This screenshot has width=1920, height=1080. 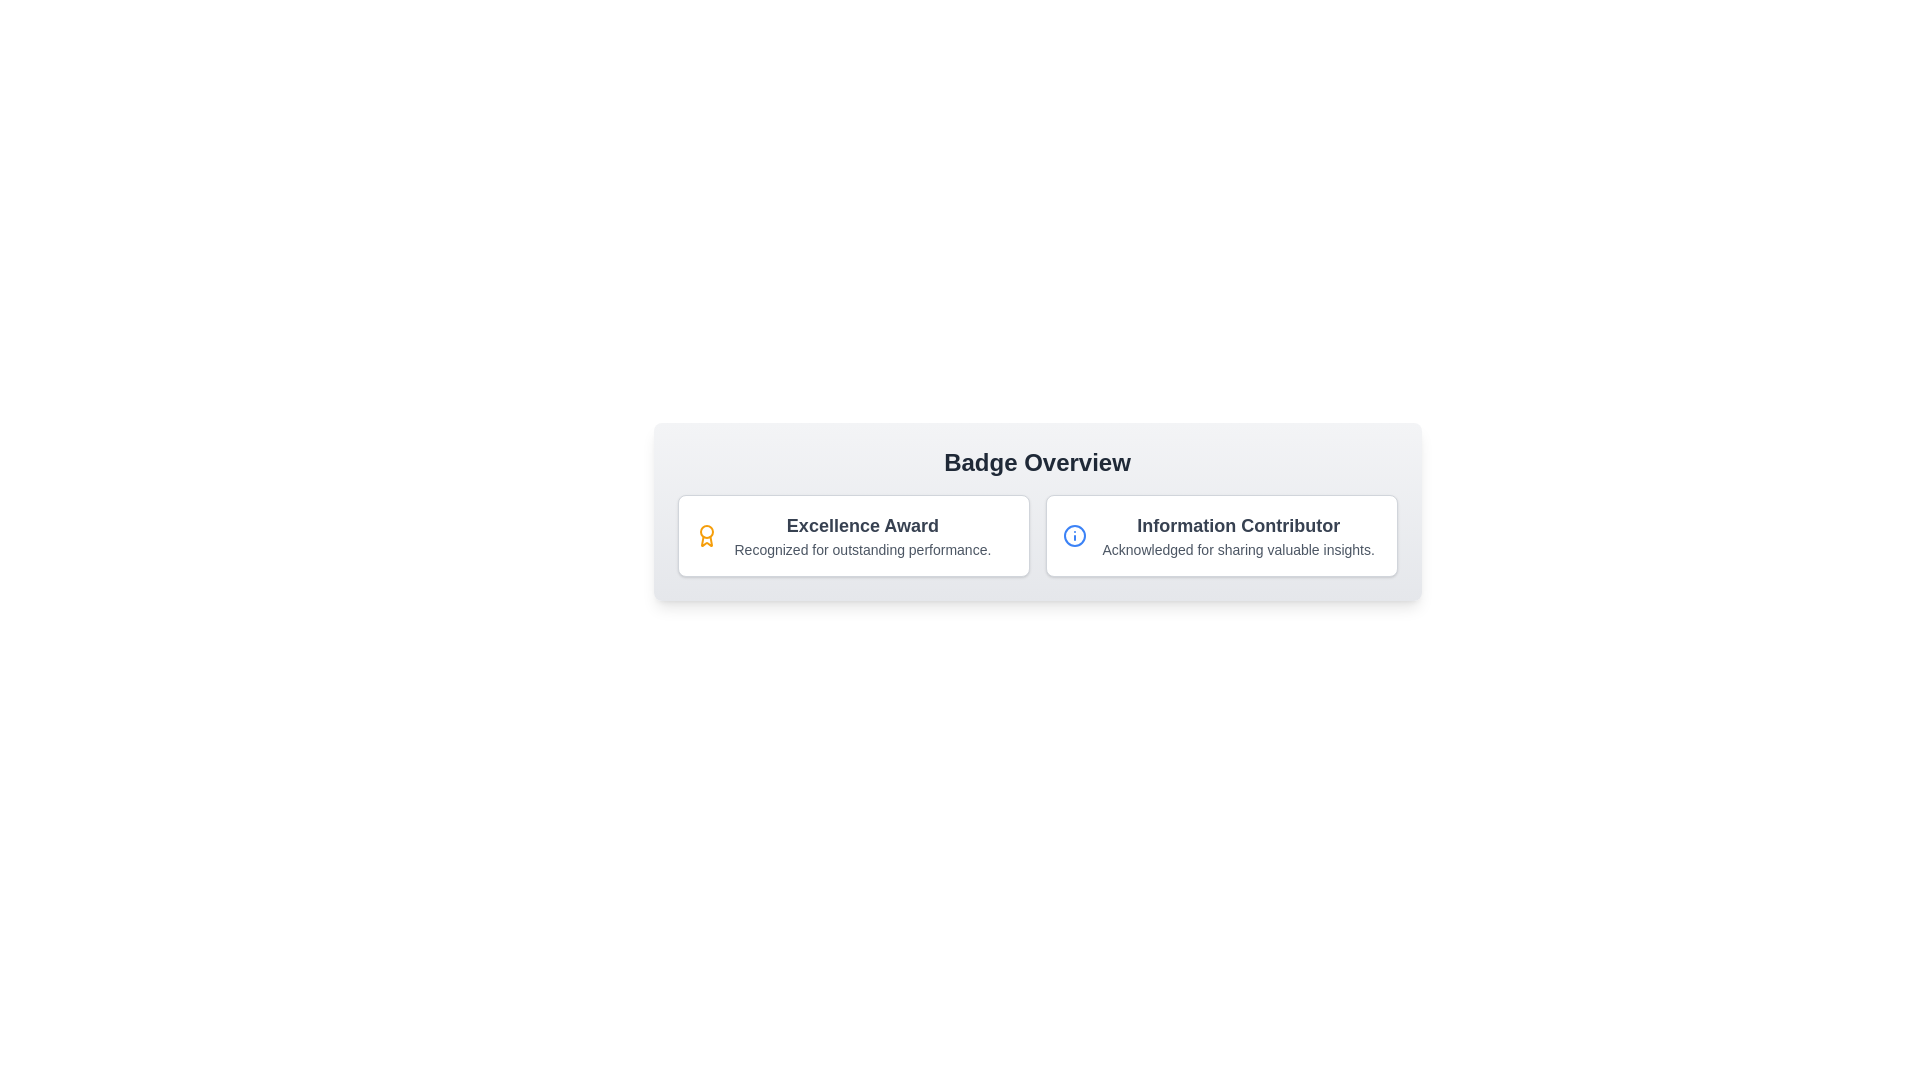 What do you see at coordinates (706, 535) in the screenshot?
I see `the amber-colored award medallion icon located on the left side of the 'Excellence Award' section` at bounding box center [706, 535].